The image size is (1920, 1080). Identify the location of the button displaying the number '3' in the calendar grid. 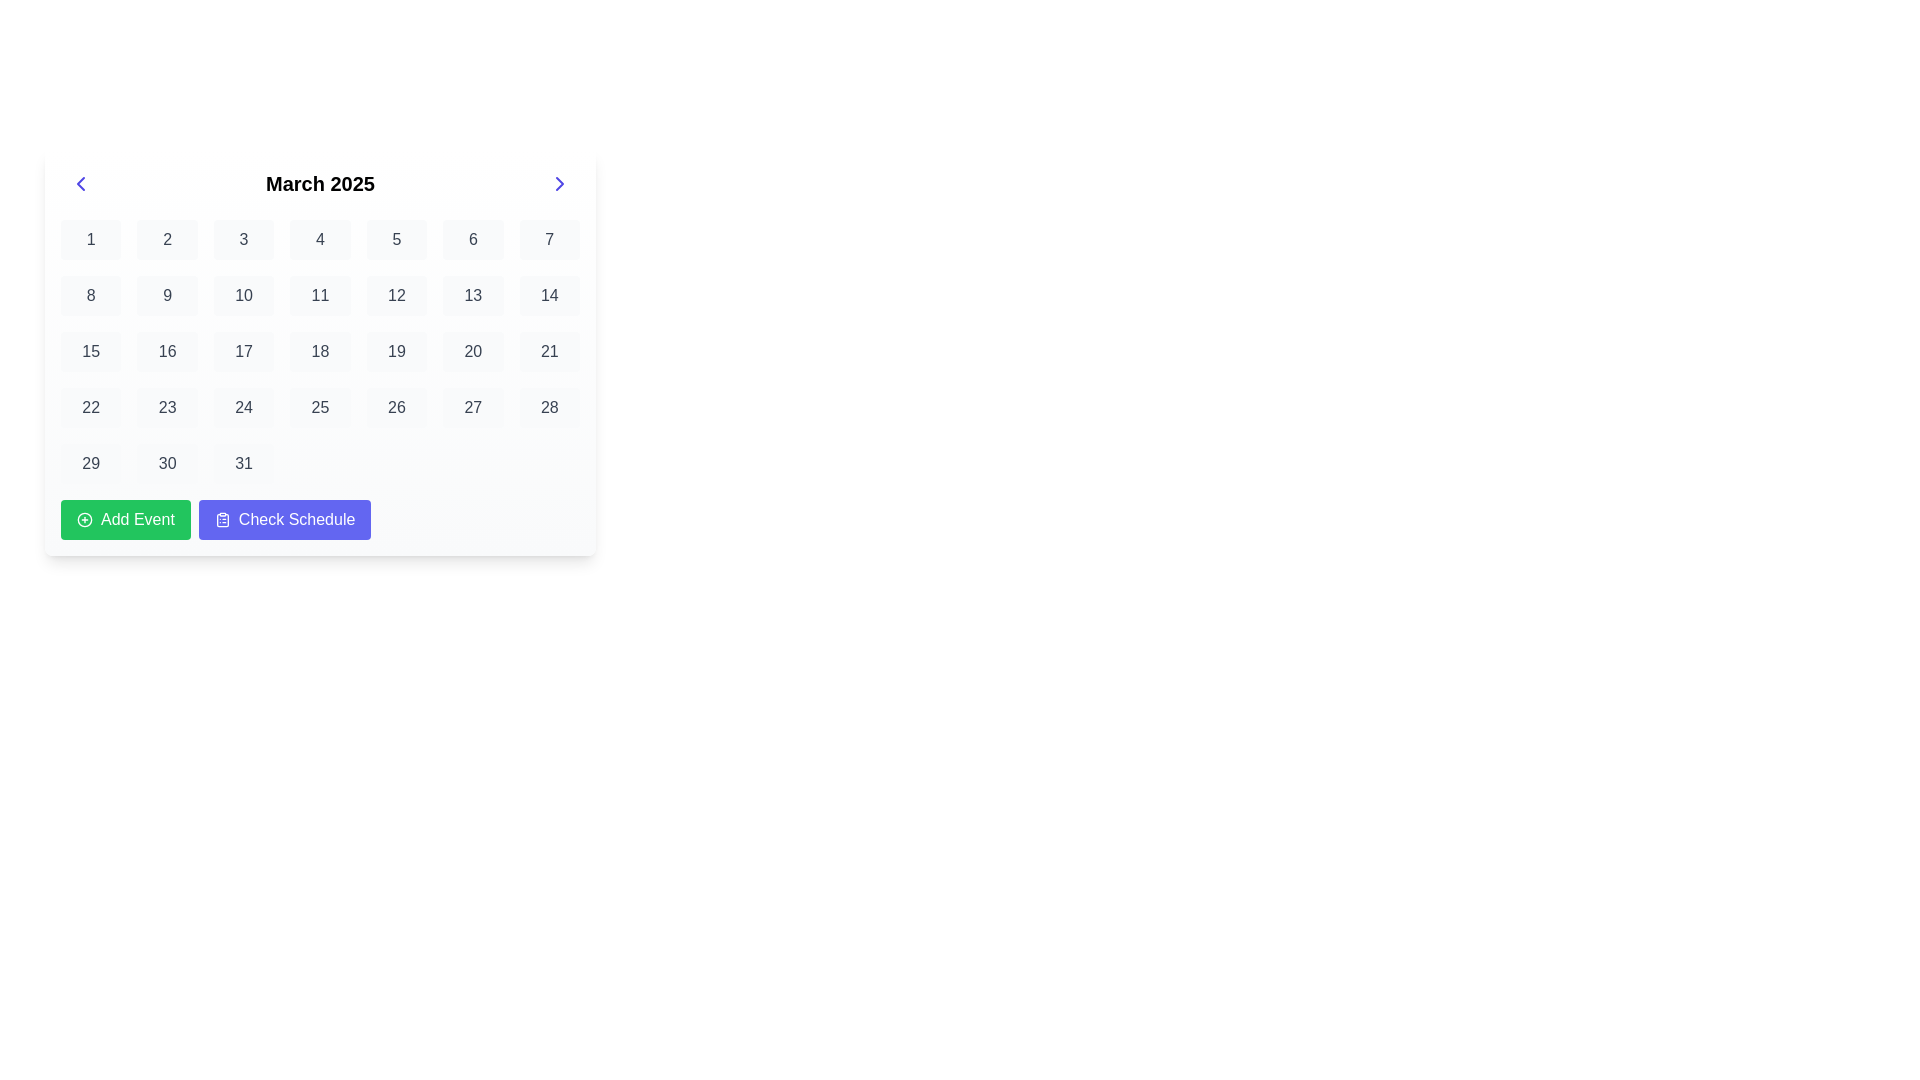
(243, 238).